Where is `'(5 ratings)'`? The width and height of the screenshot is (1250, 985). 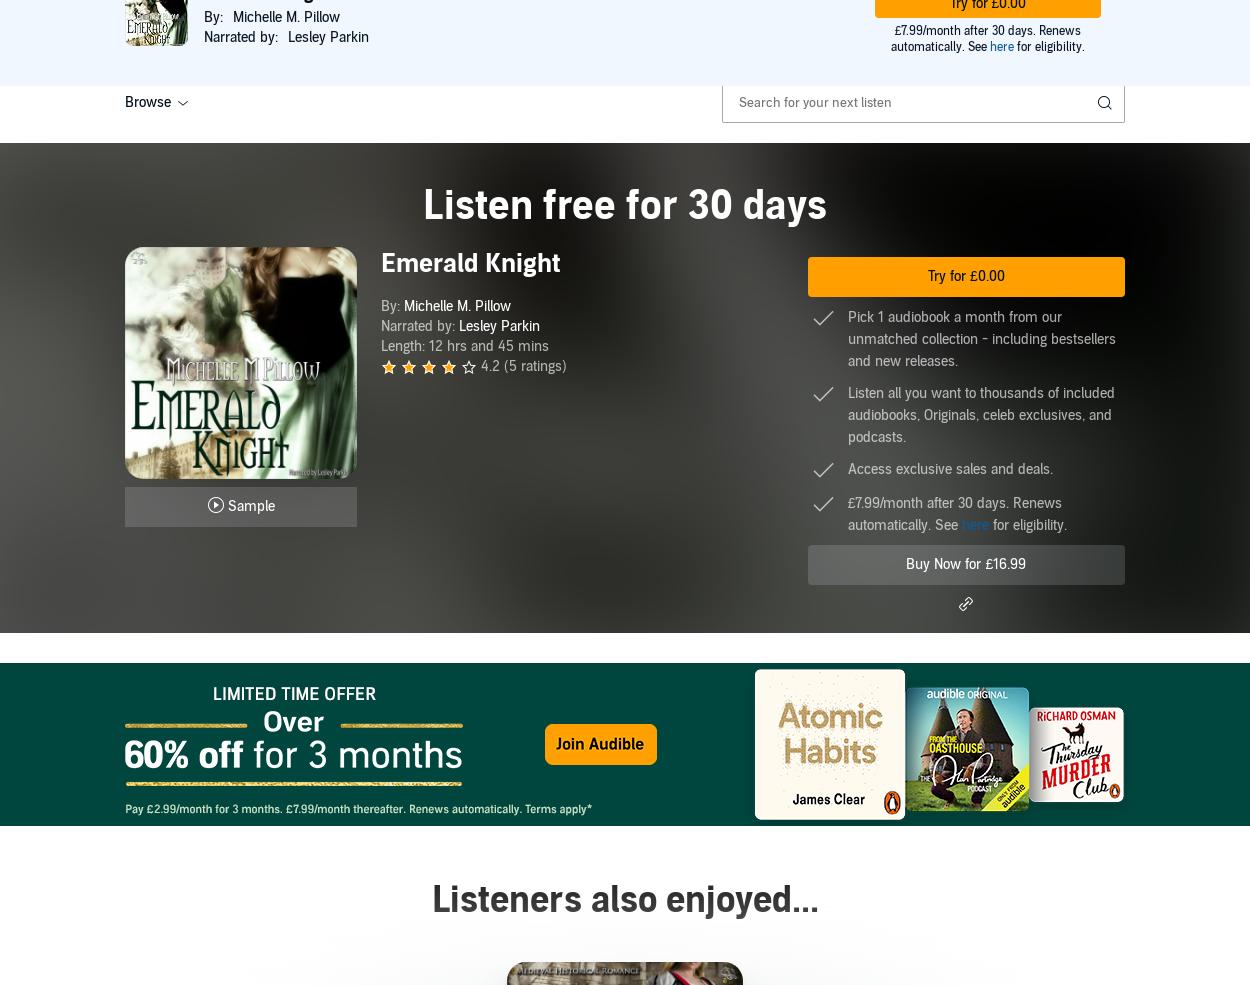 '(5 ratings)' is located at coordinates (535, 366).